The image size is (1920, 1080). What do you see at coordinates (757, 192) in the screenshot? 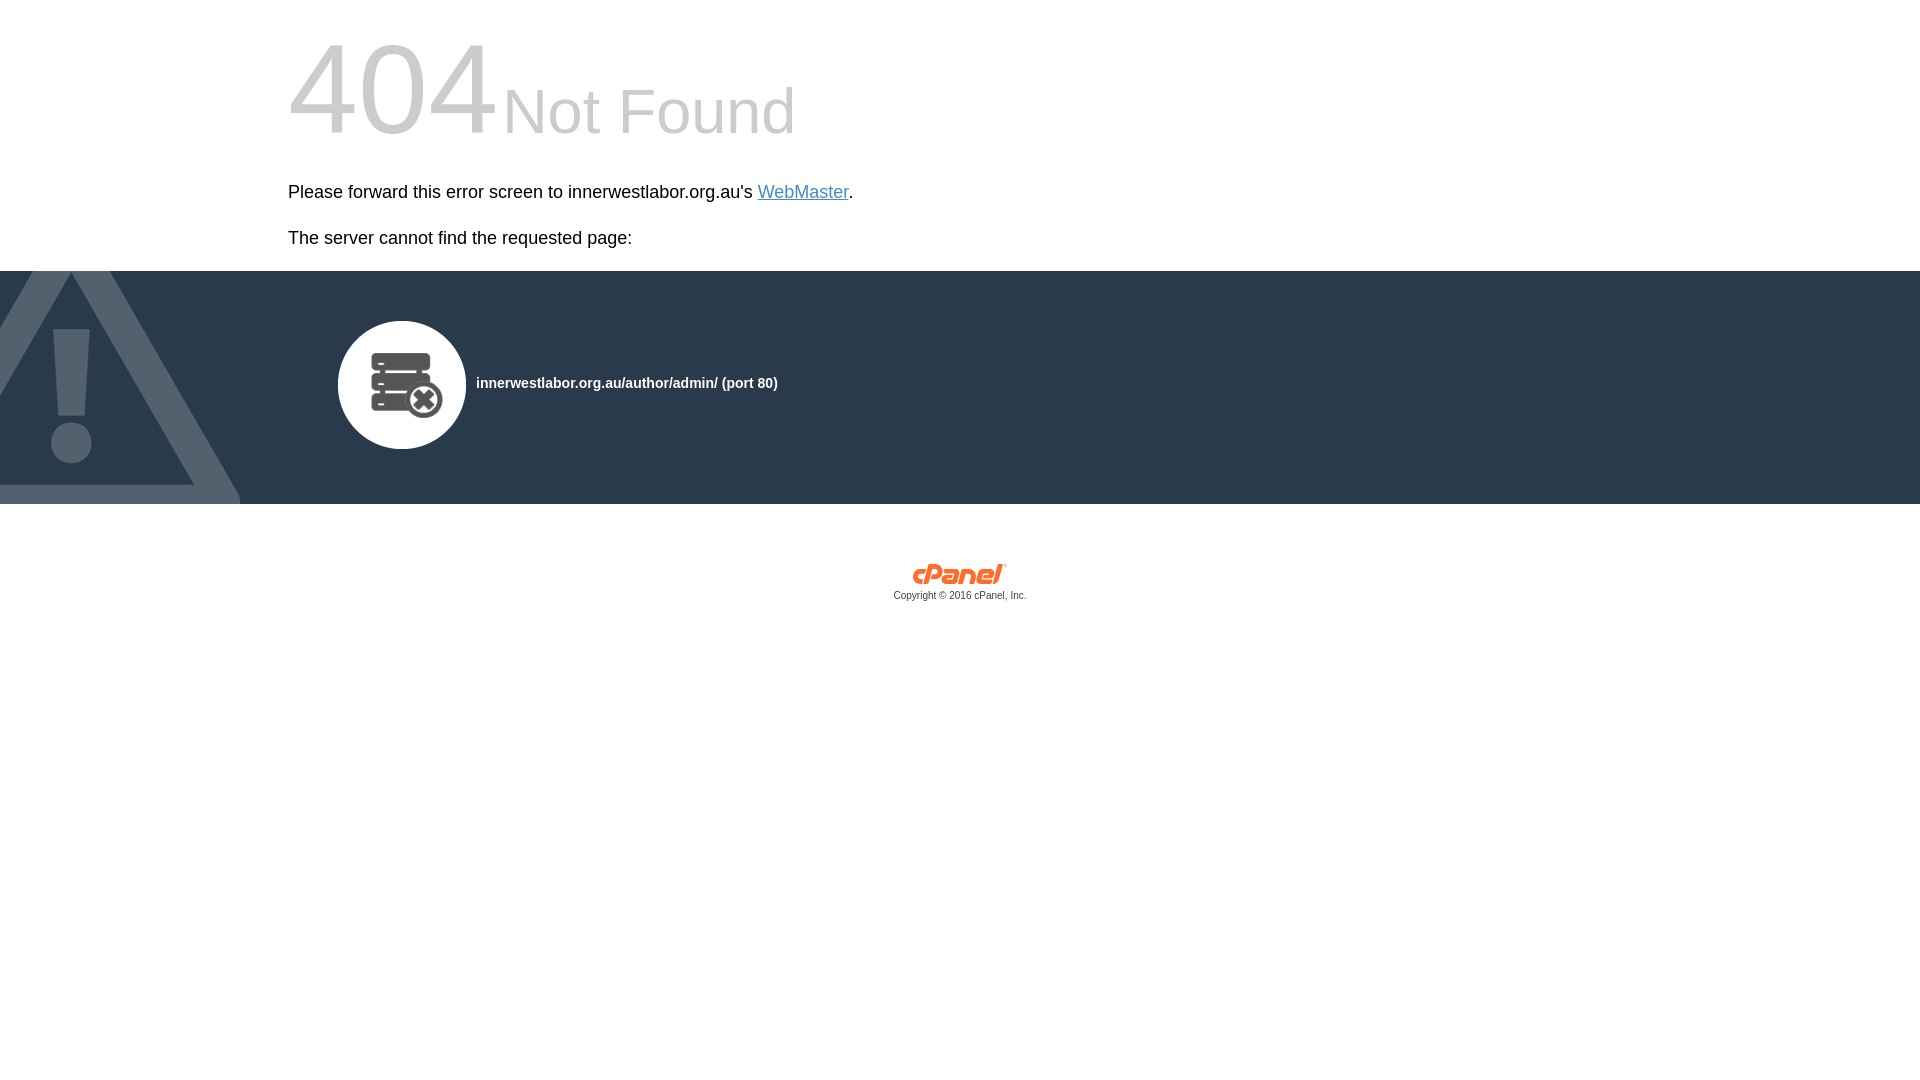
I see `'WebMaster'` at bounding box center [757, 192].